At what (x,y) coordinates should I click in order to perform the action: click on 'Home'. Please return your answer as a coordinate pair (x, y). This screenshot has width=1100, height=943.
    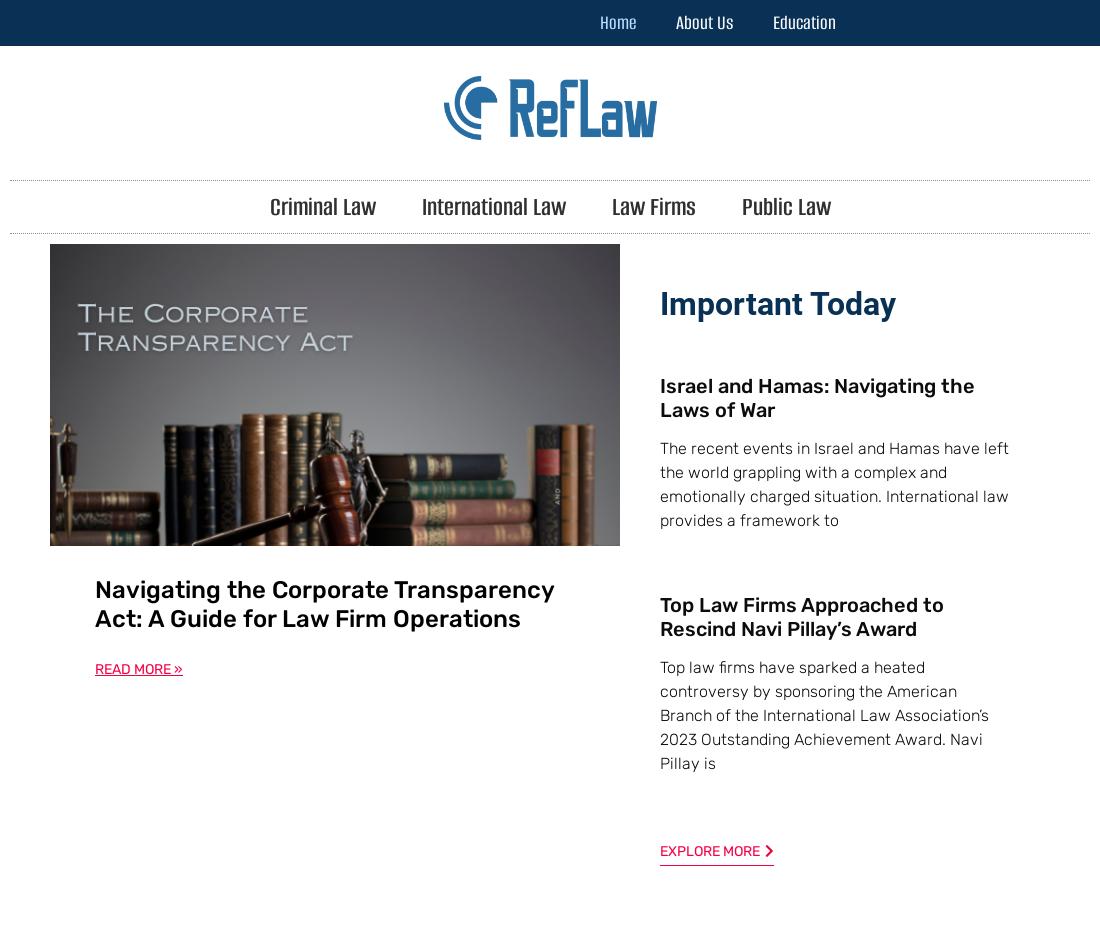
    Looking at the image, I should click on (599, 22).